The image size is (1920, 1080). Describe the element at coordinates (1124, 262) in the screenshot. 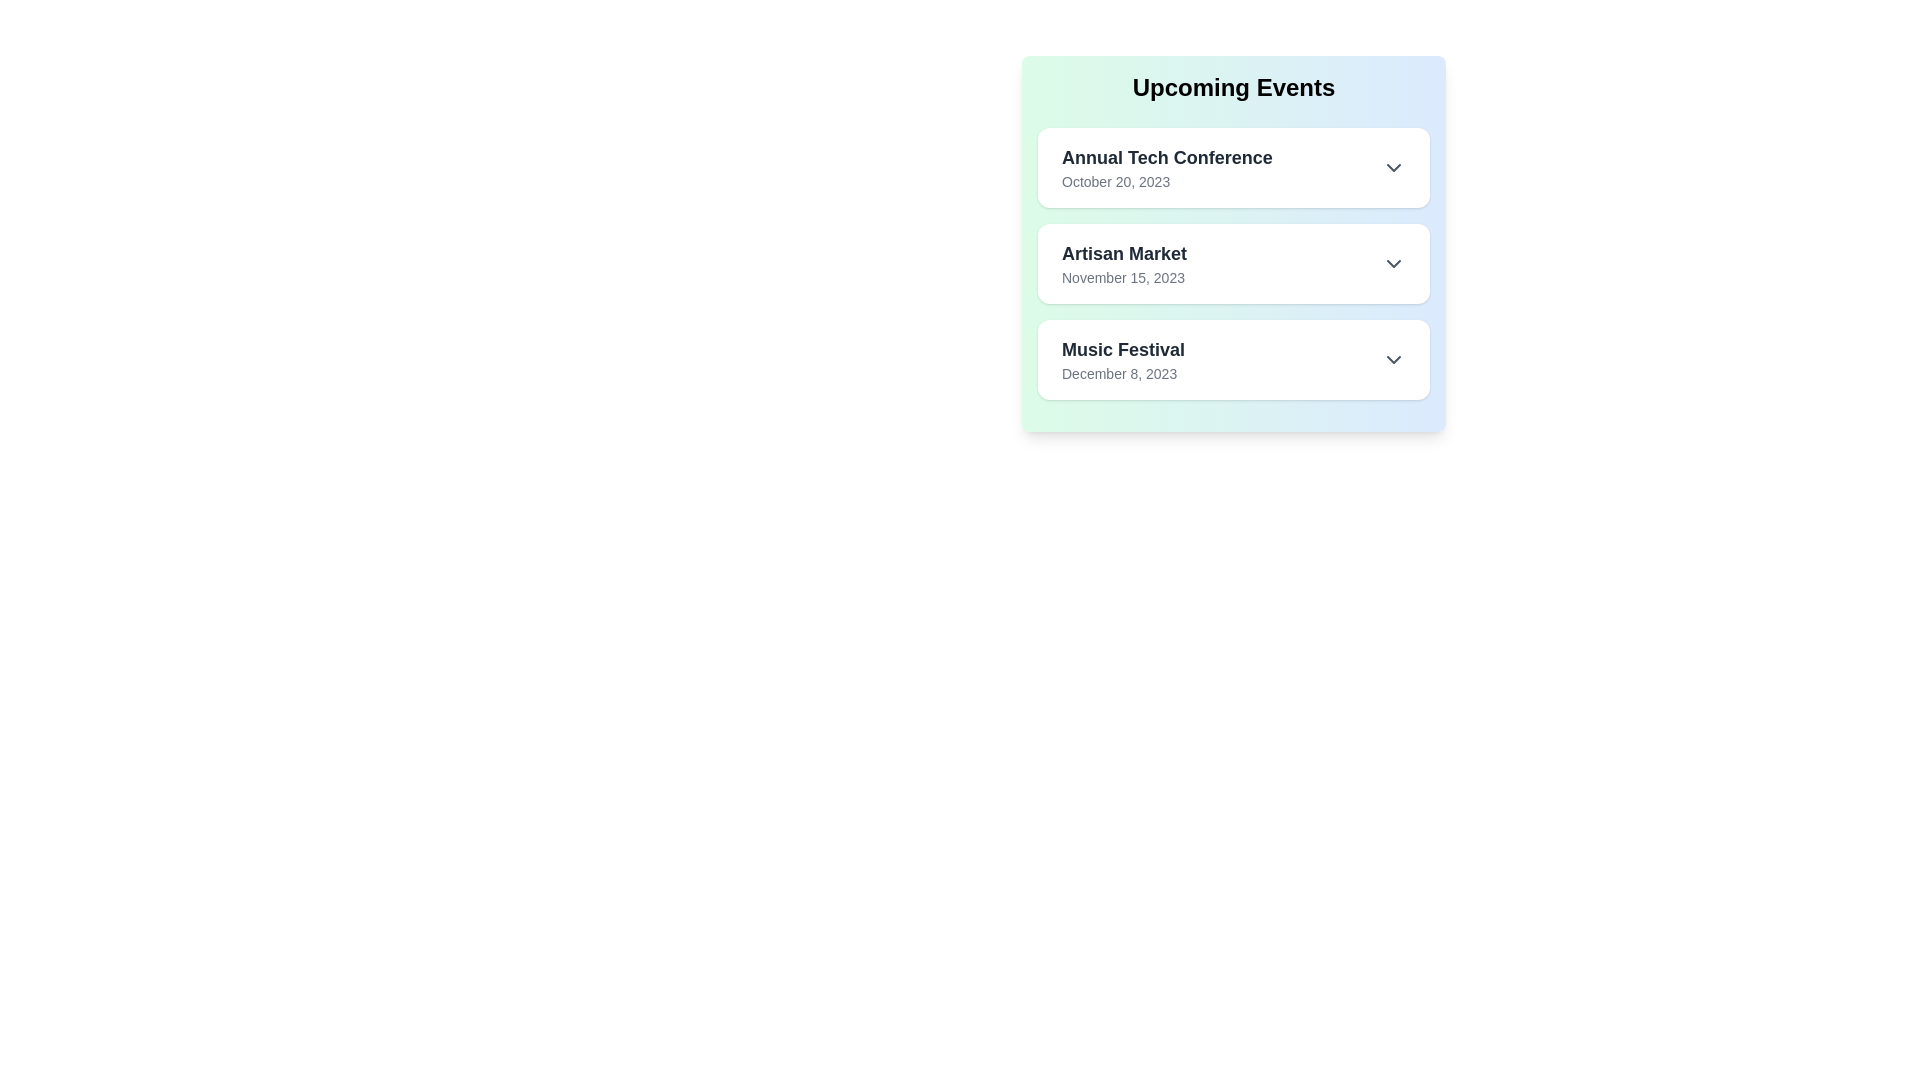

I see `information displayed in the 'Artisan Market' text display, which is the second item in the 'Upcoming Events' section, featuring the date 'November 15, 2023'` at that location.